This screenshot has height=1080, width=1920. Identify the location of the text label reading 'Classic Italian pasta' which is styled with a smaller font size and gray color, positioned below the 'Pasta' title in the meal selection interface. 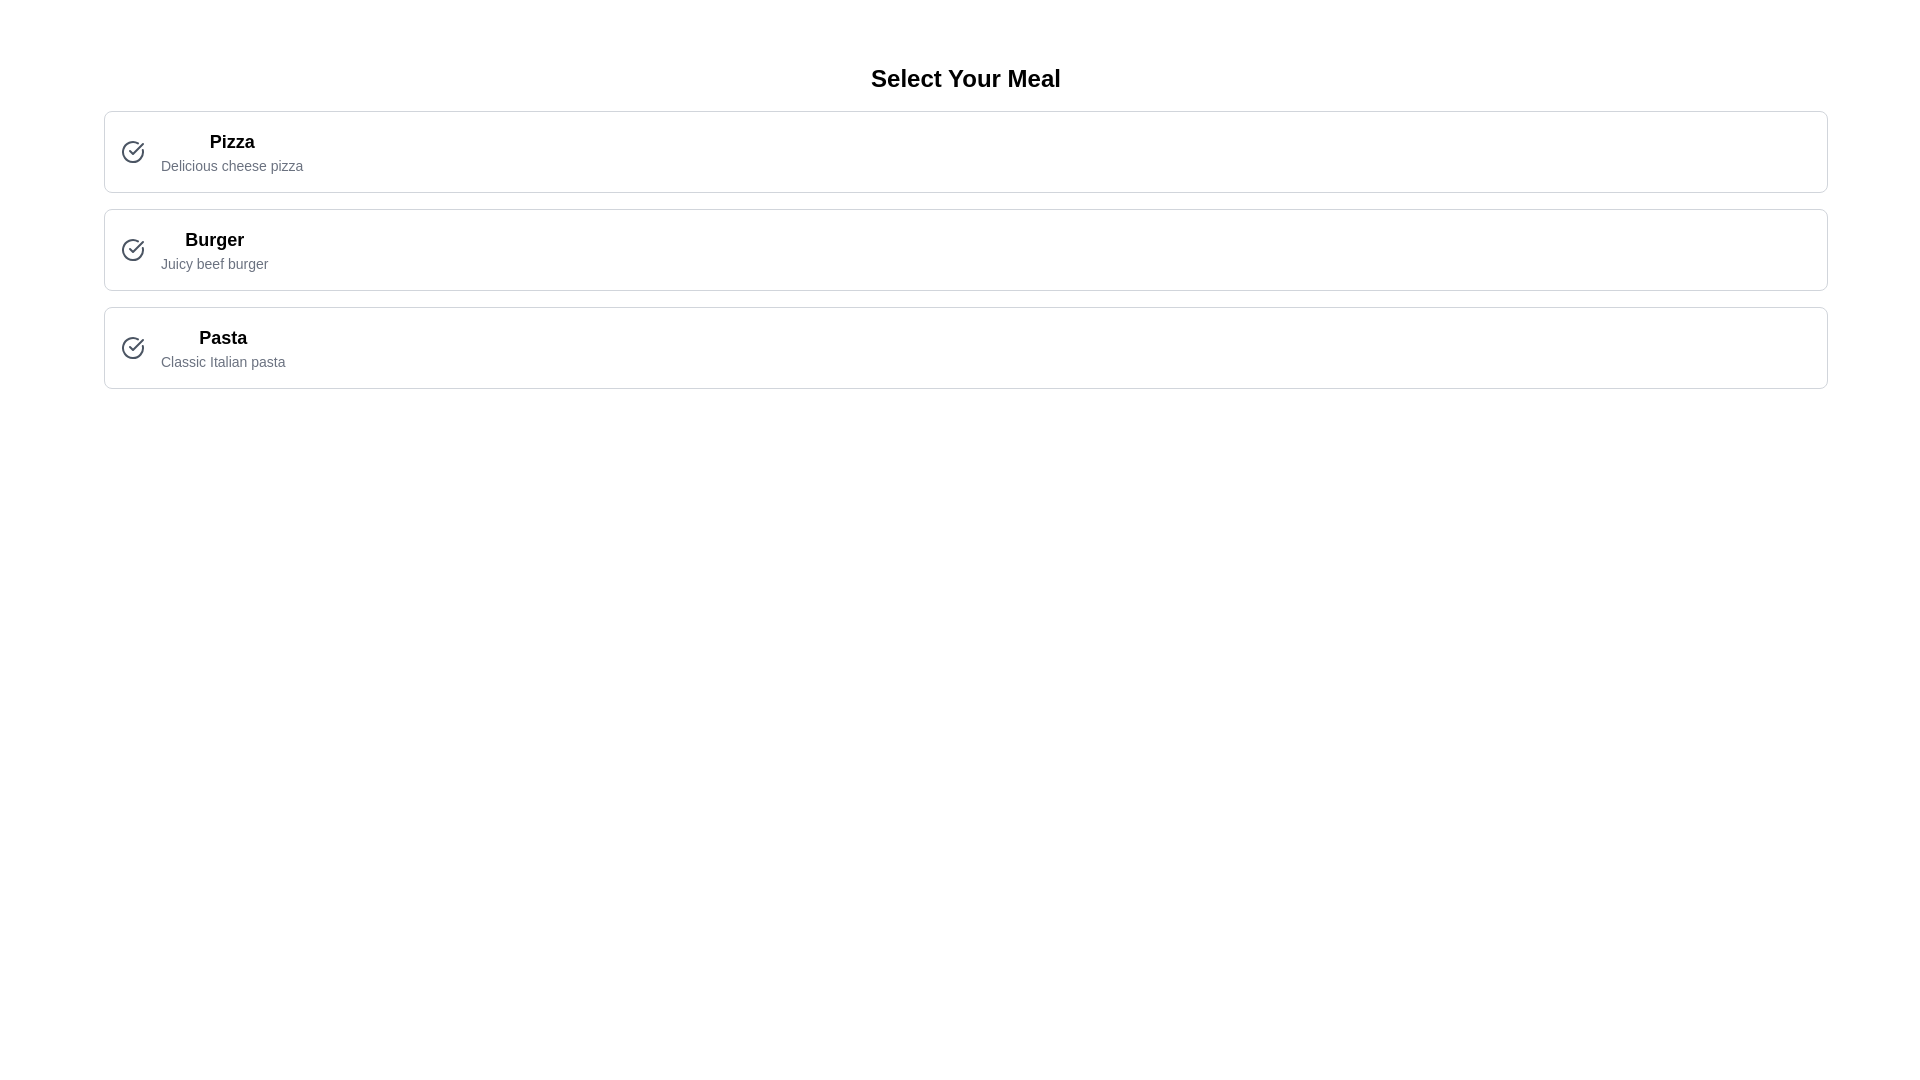
(223, 362).